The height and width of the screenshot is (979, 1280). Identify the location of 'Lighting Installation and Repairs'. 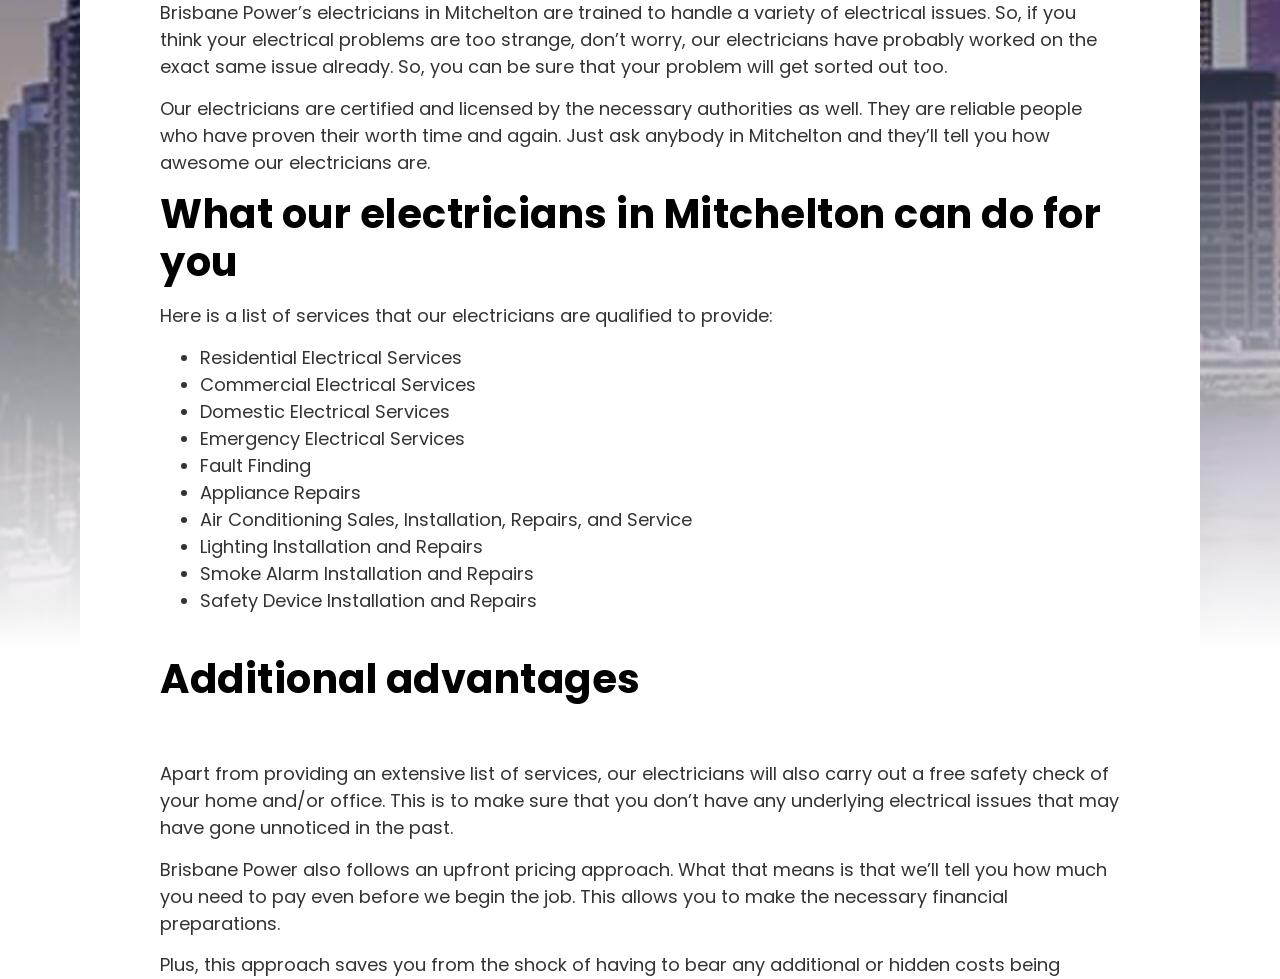
(341, 544).